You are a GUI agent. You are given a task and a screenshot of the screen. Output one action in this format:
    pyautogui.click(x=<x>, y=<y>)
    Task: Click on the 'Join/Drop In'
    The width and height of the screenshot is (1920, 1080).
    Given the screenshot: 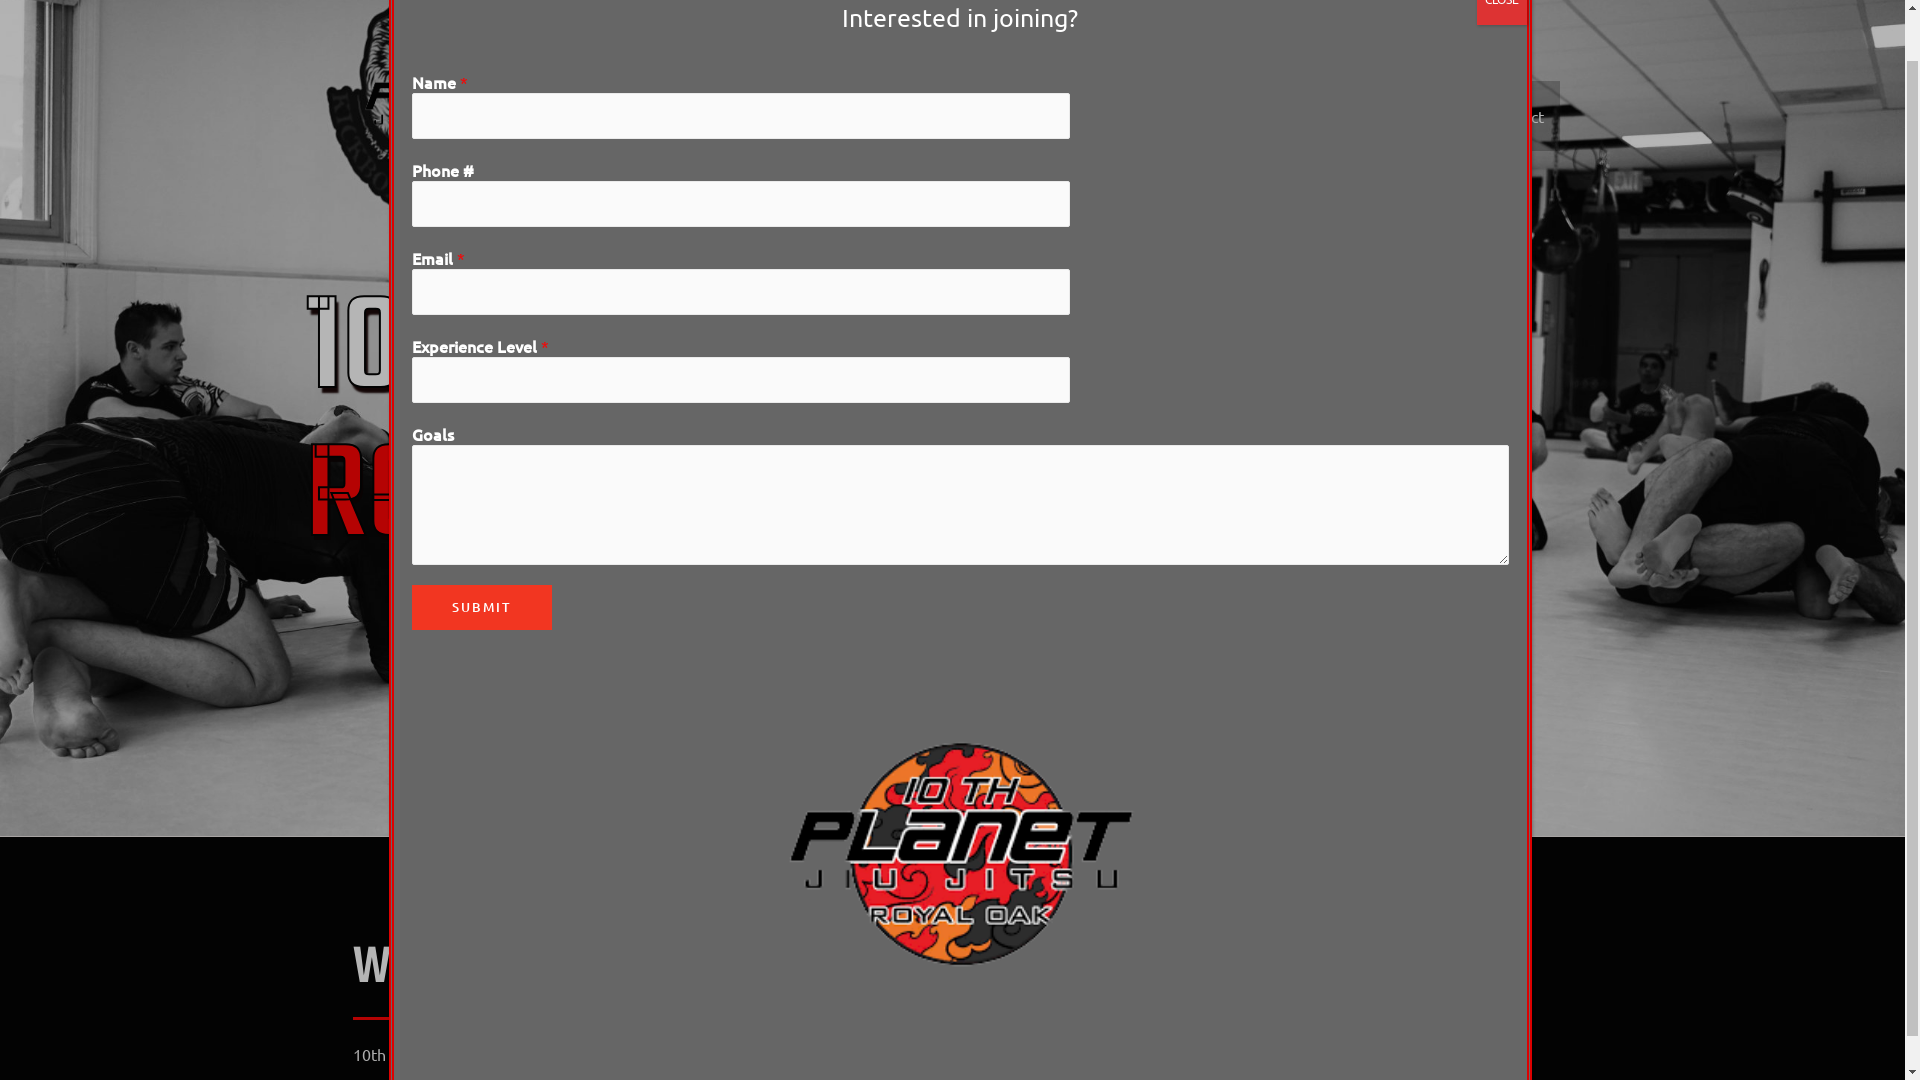 What is the action you would take?
    pyautogui.click(x=1040, y=115)
    